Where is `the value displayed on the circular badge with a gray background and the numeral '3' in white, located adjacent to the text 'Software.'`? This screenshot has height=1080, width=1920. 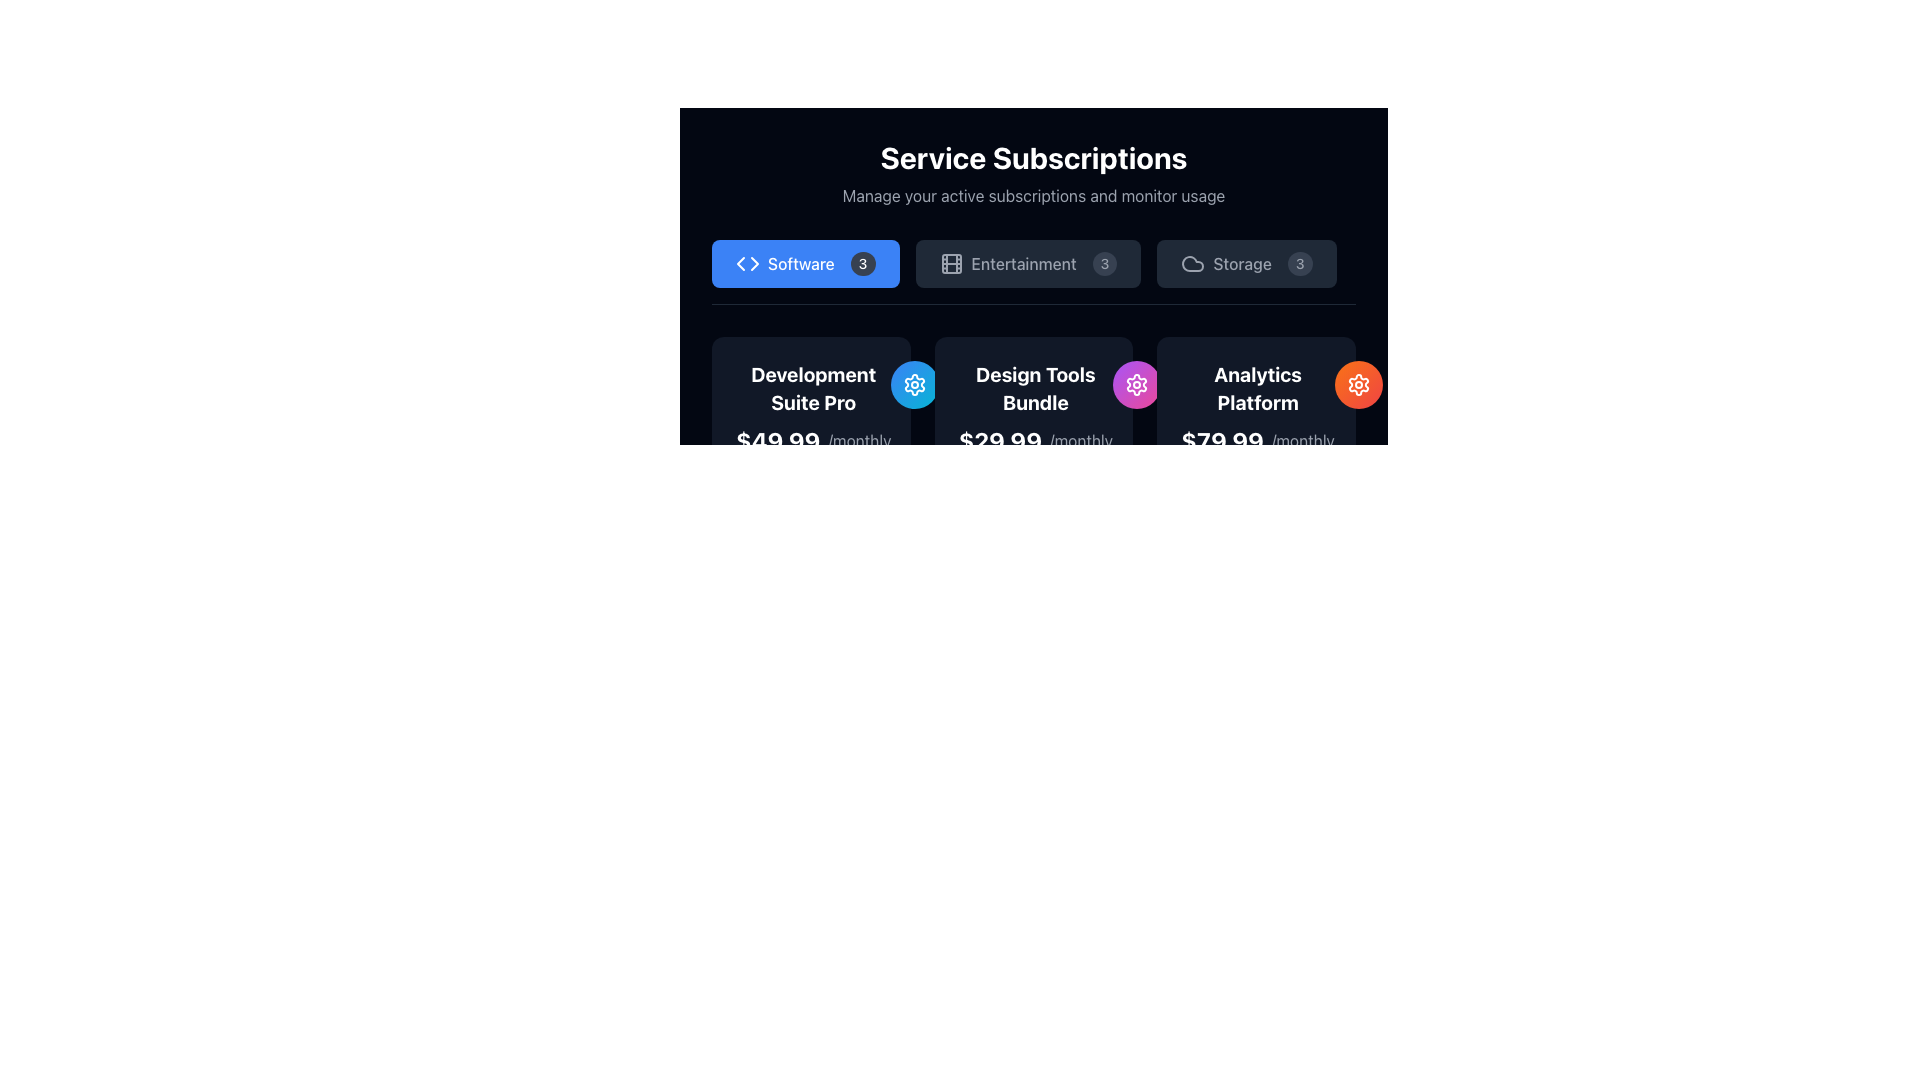
the value displayed on the circular badge with a gray background and the numeral '3' in white, located adjacent to the text 'Software.' is located at coordinates (863, 262).